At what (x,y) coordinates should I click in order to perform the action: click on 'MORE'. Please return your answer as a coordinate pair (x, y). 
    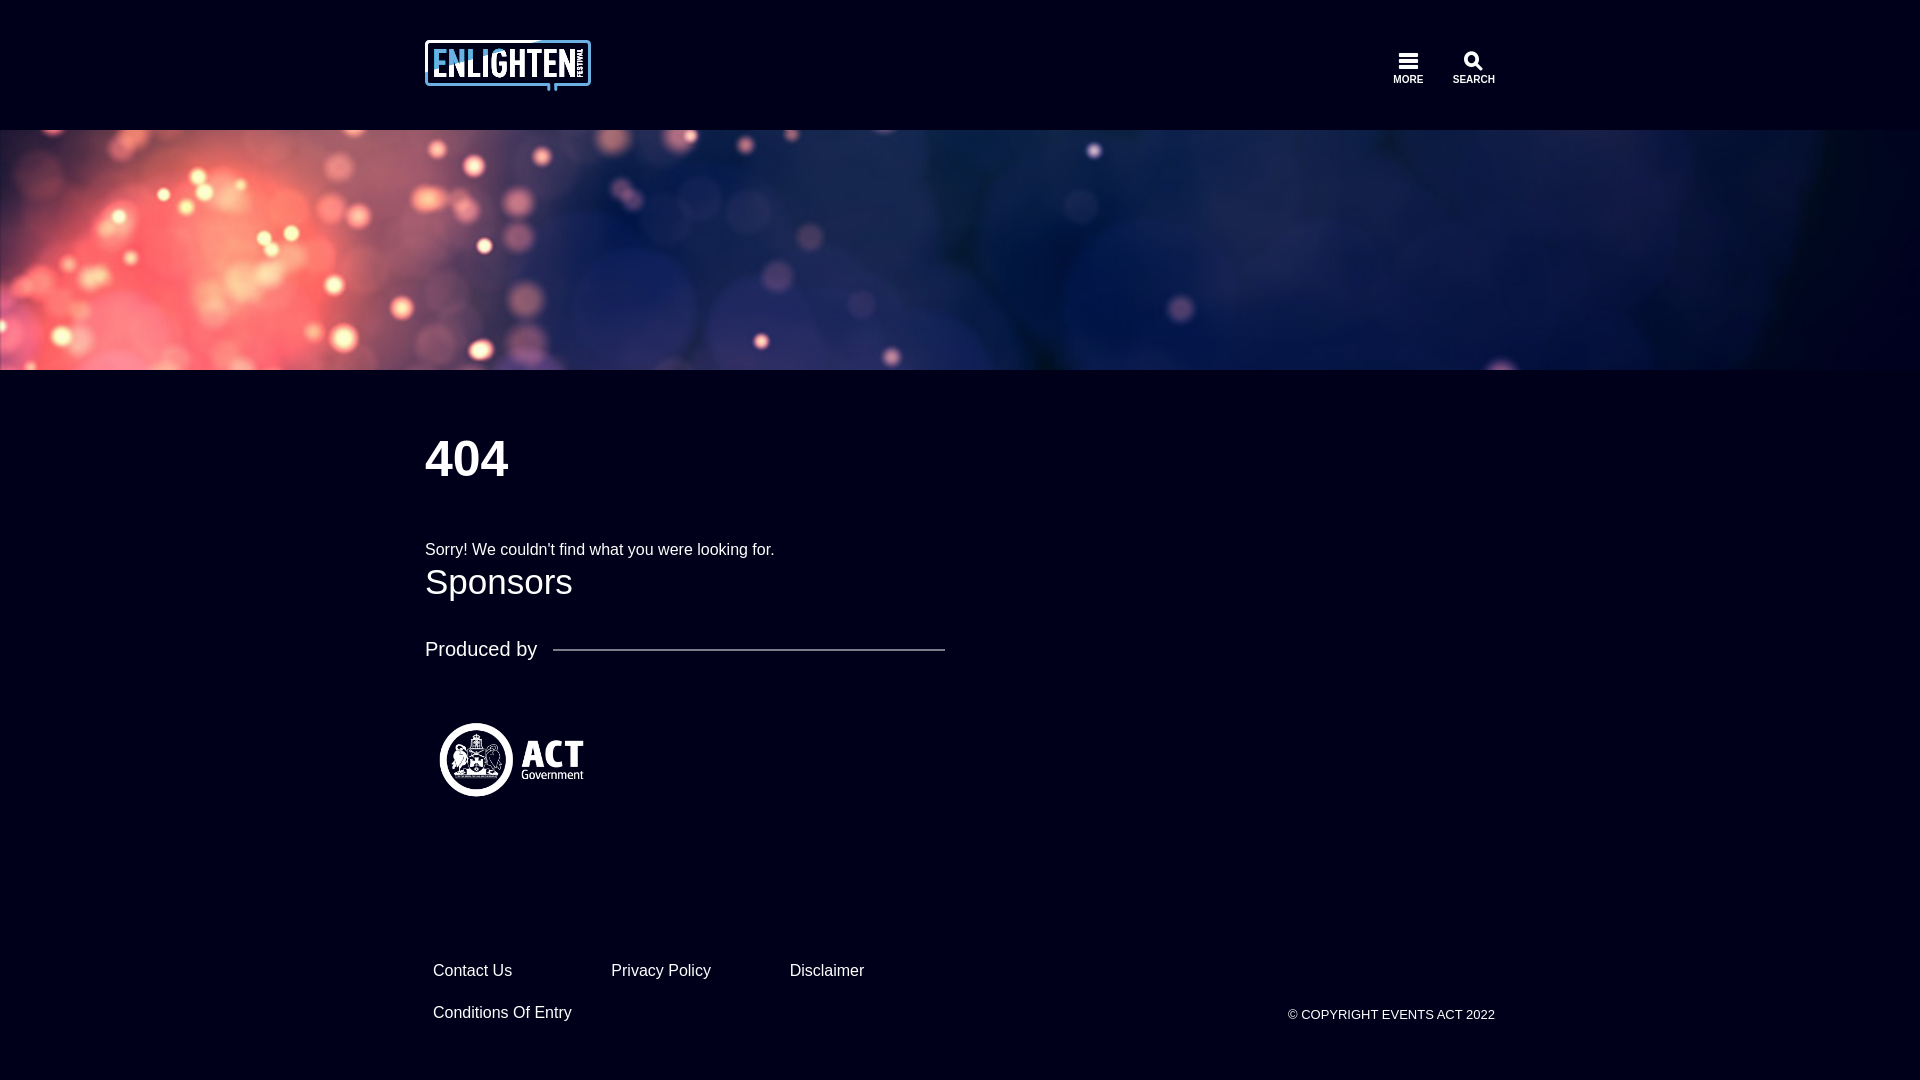
    Looking at the image, I should click on (1406, 64).